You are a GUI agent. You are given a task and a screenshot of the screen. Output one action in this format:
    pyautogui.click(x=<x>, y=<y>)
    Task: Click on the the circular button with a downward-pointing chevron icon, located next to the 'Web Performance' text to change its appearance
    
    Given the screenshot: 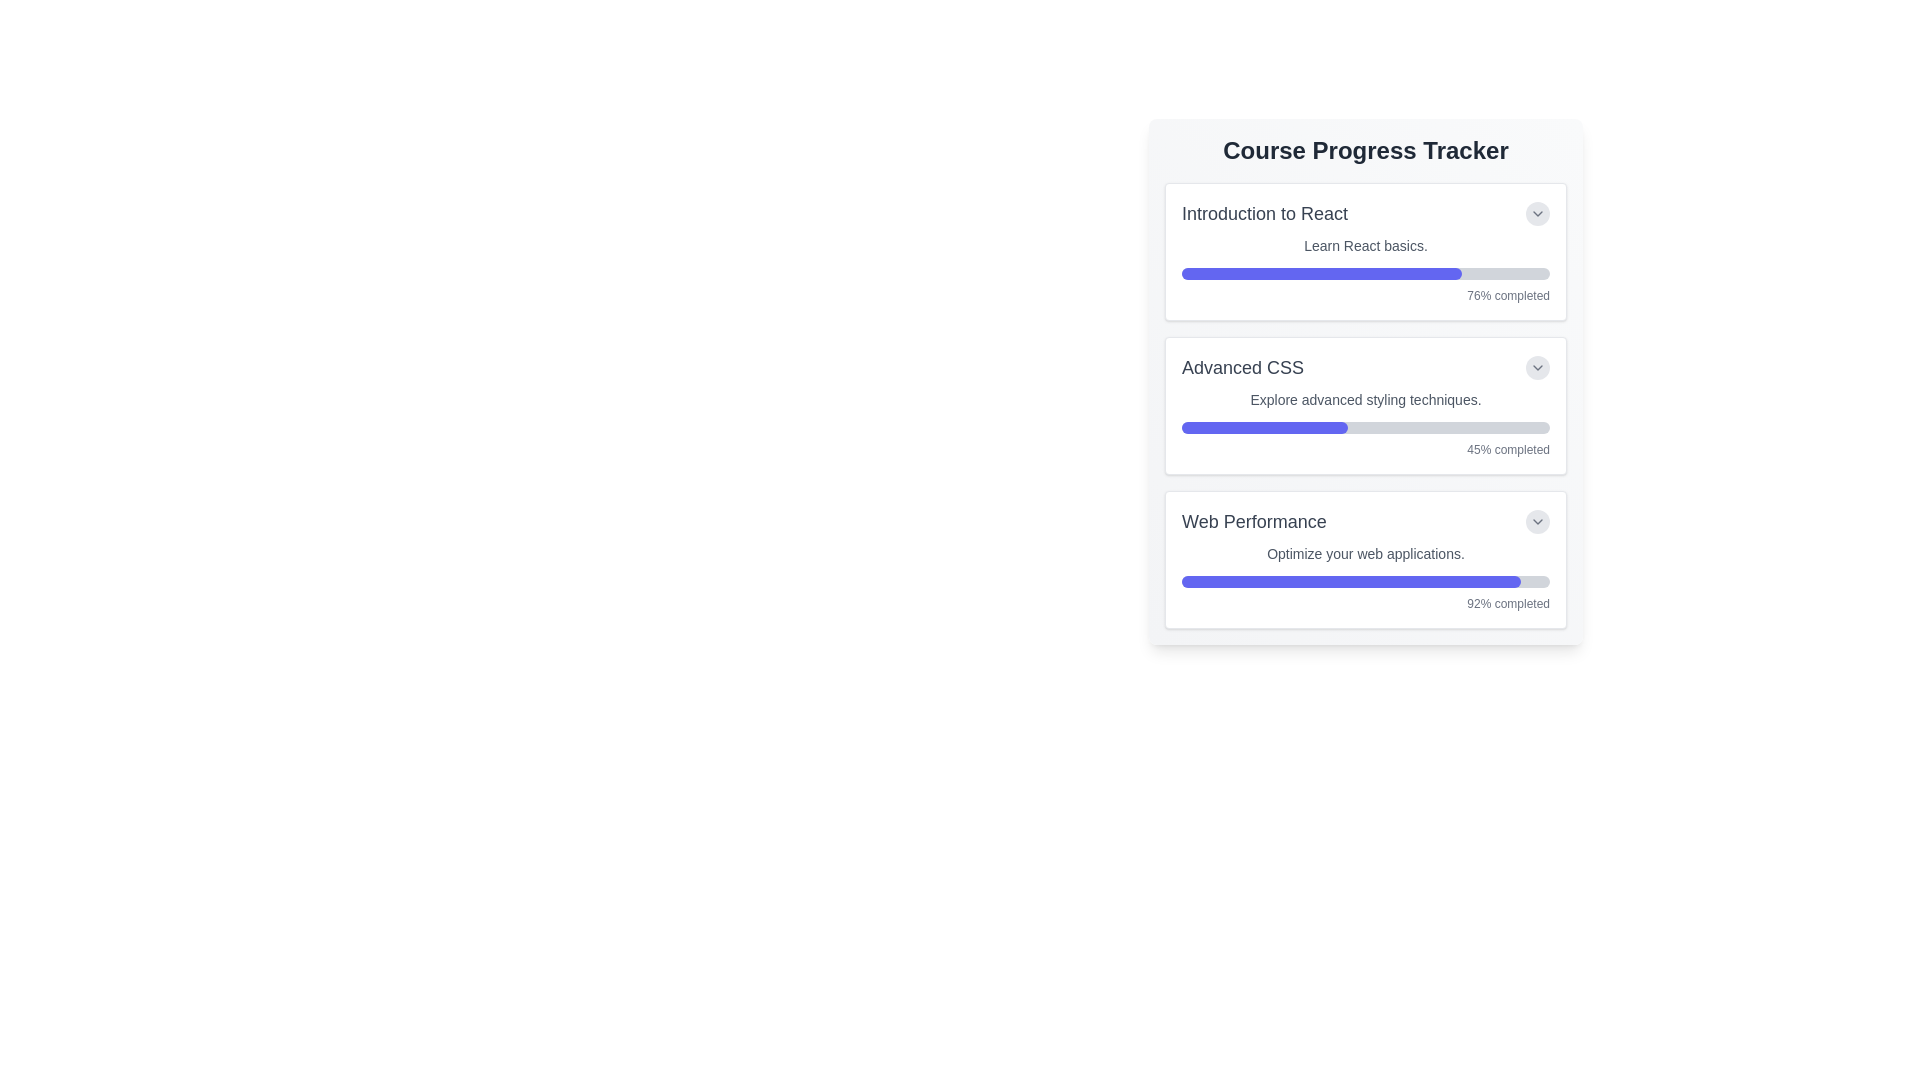 What is the action you would take?
    pyautogui.click(x=1536, y=520)
    